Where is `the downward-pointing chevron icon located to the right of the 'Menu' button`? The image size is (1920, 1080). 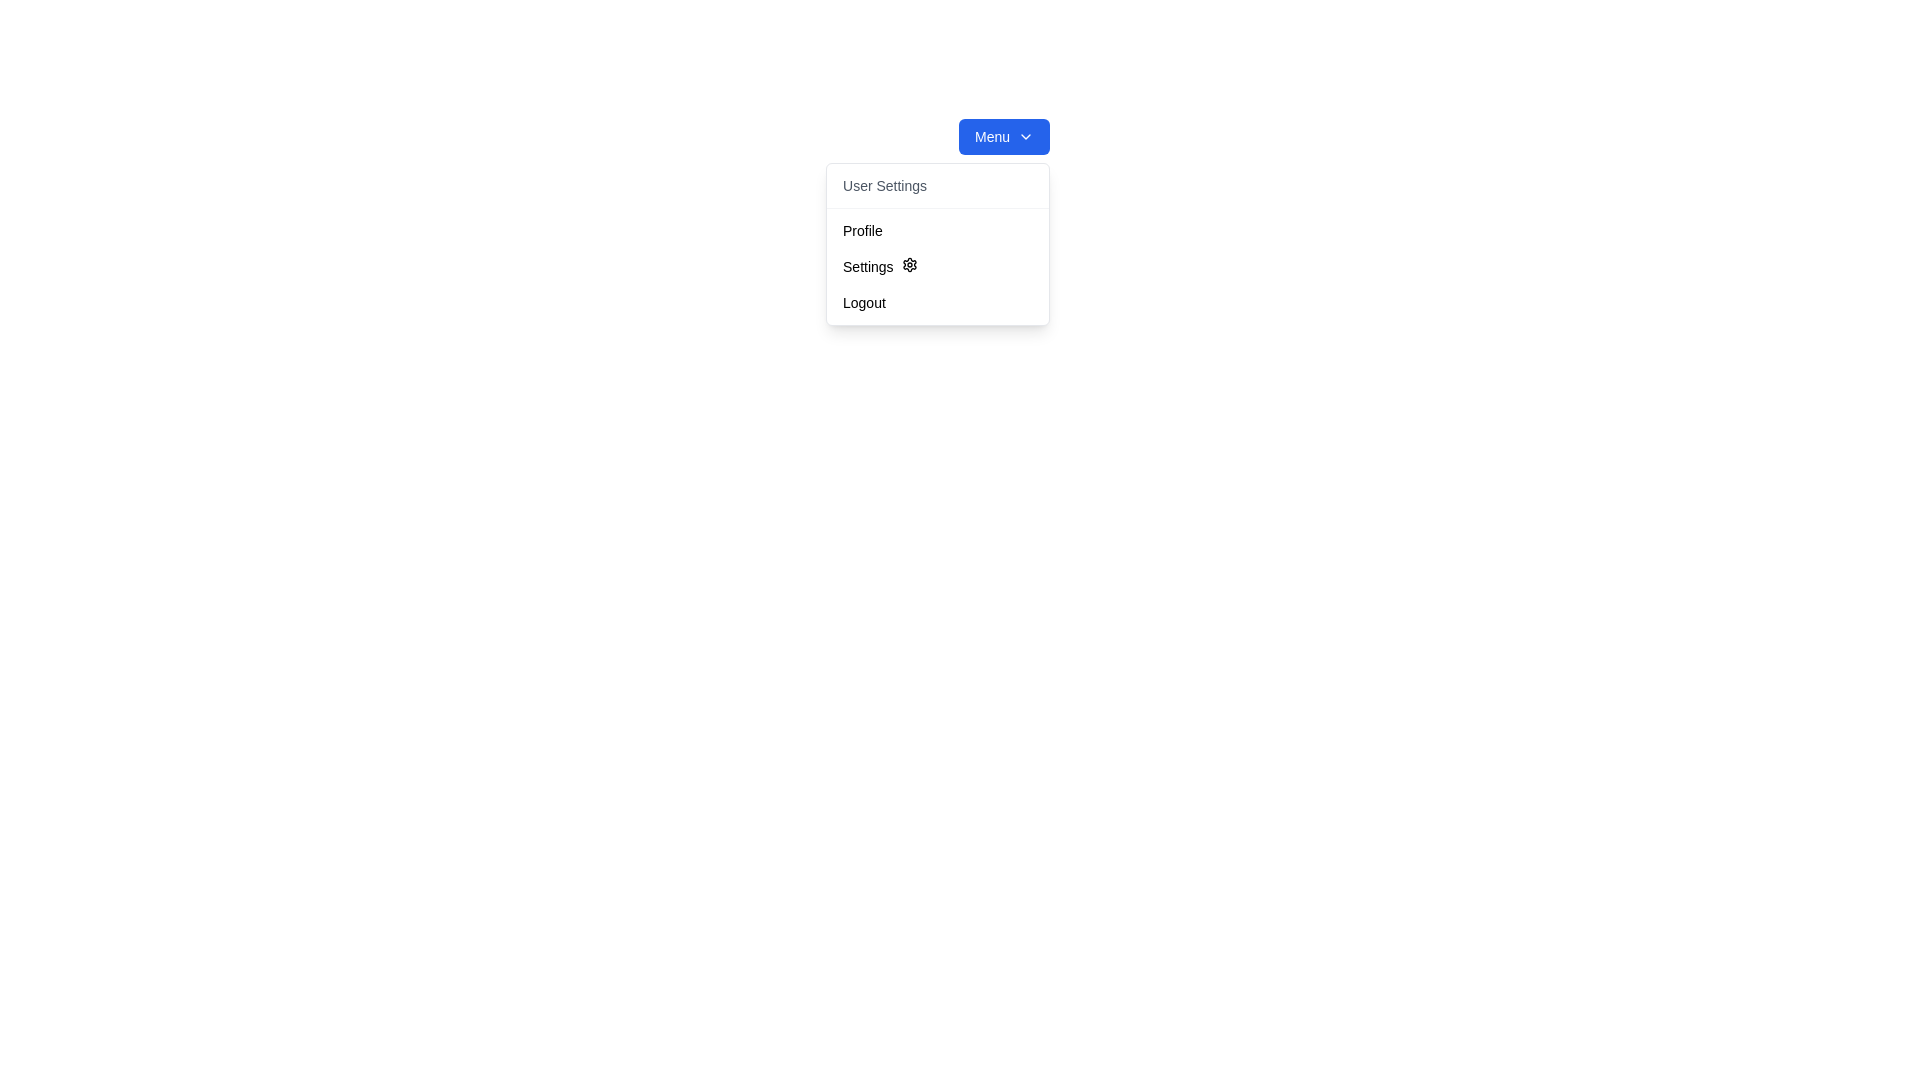
the downward-pointing chevron icon located to the right of the 'Menu' button is located at coordinates (1026, 136).